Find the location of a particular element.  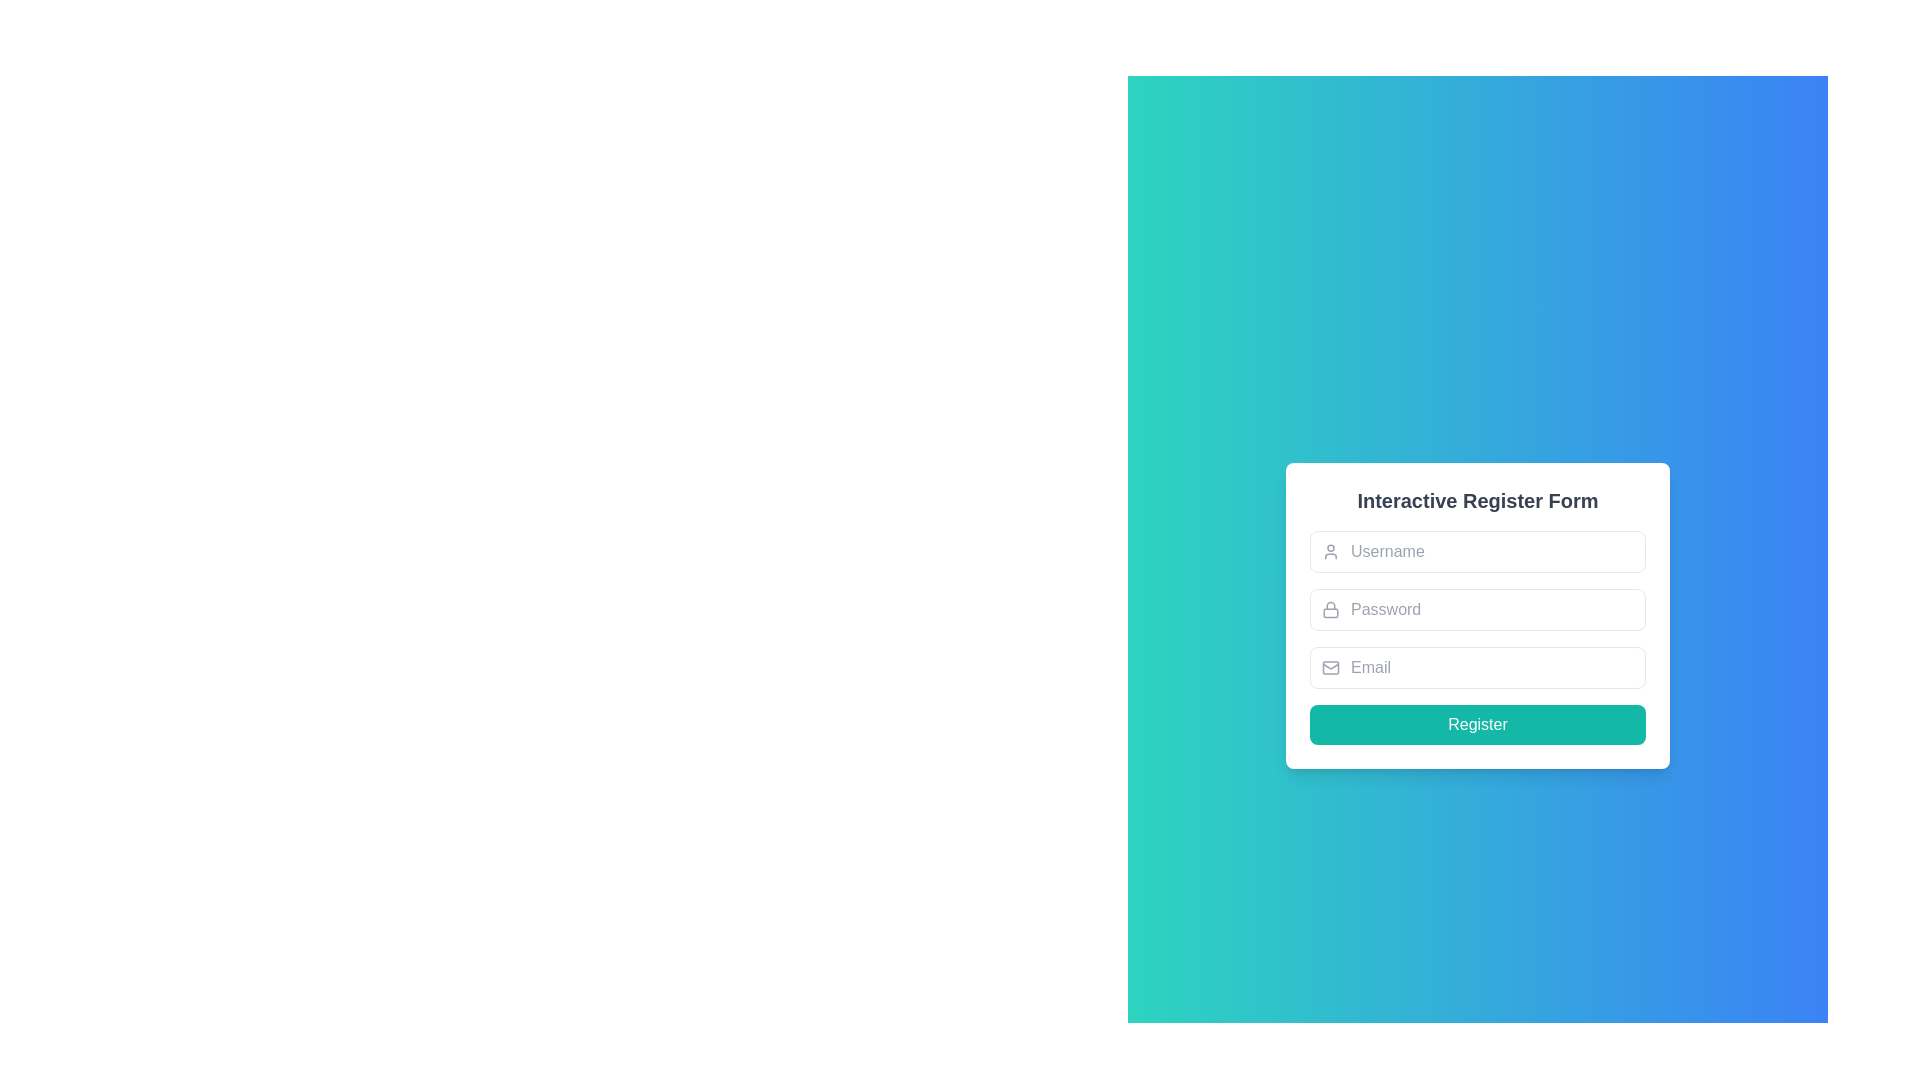

user icon represented as a gray silhouette of a person, located inside the username input field on the left side is located at coordinates (1330, 551).